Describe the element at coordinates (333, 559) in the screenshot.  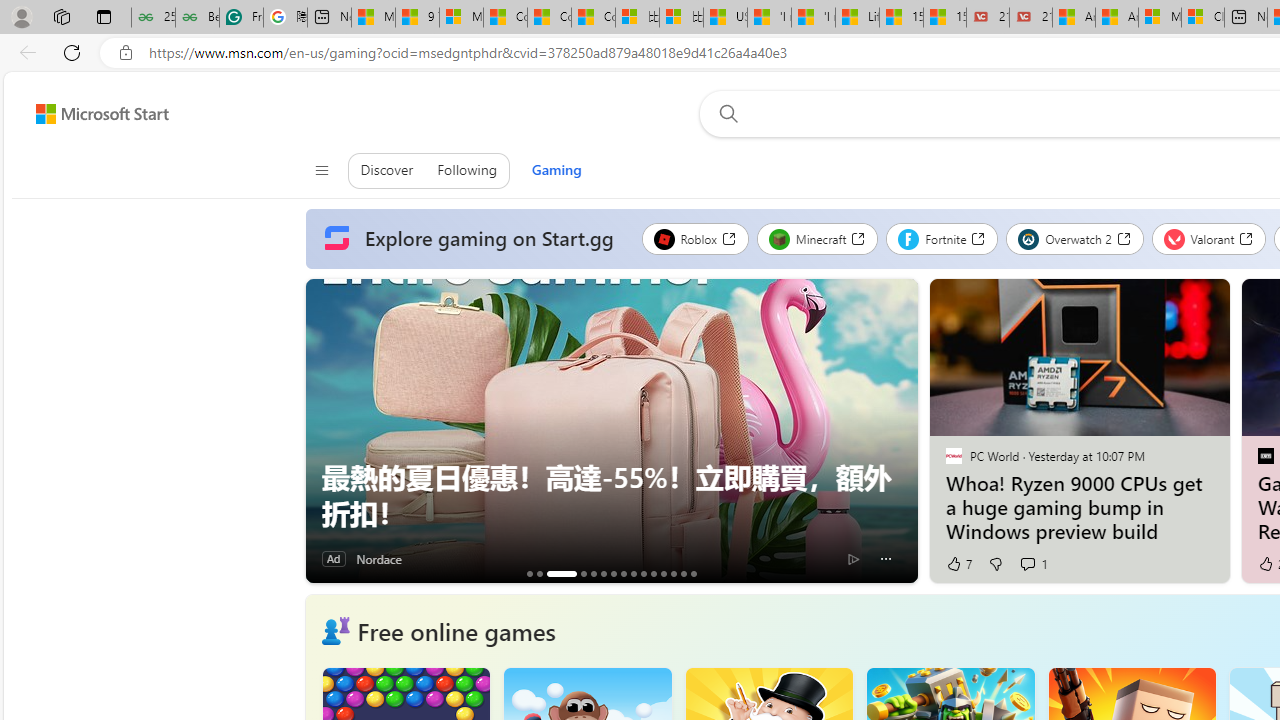
I see `'Ad'` at that location.